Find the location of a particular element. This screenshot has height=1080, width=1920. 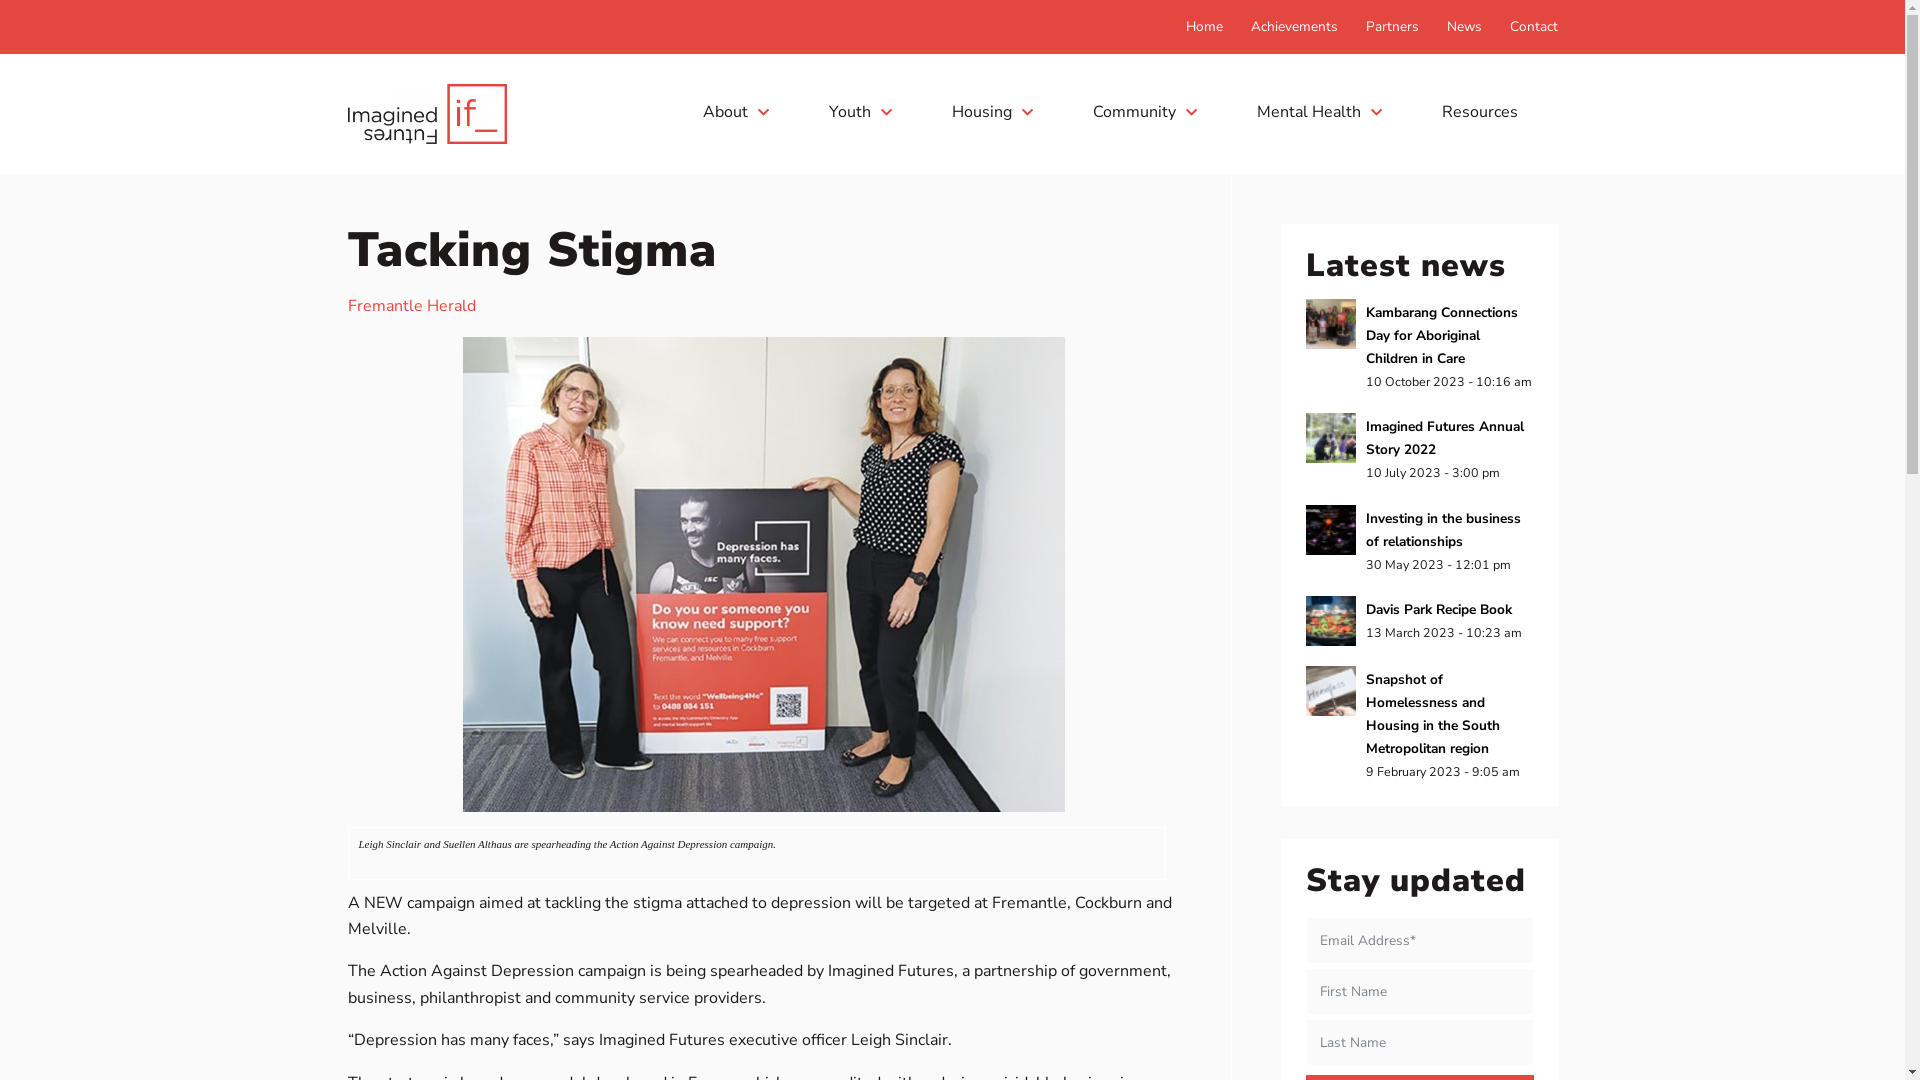

'Youth' is located at coordinates (859, 111).